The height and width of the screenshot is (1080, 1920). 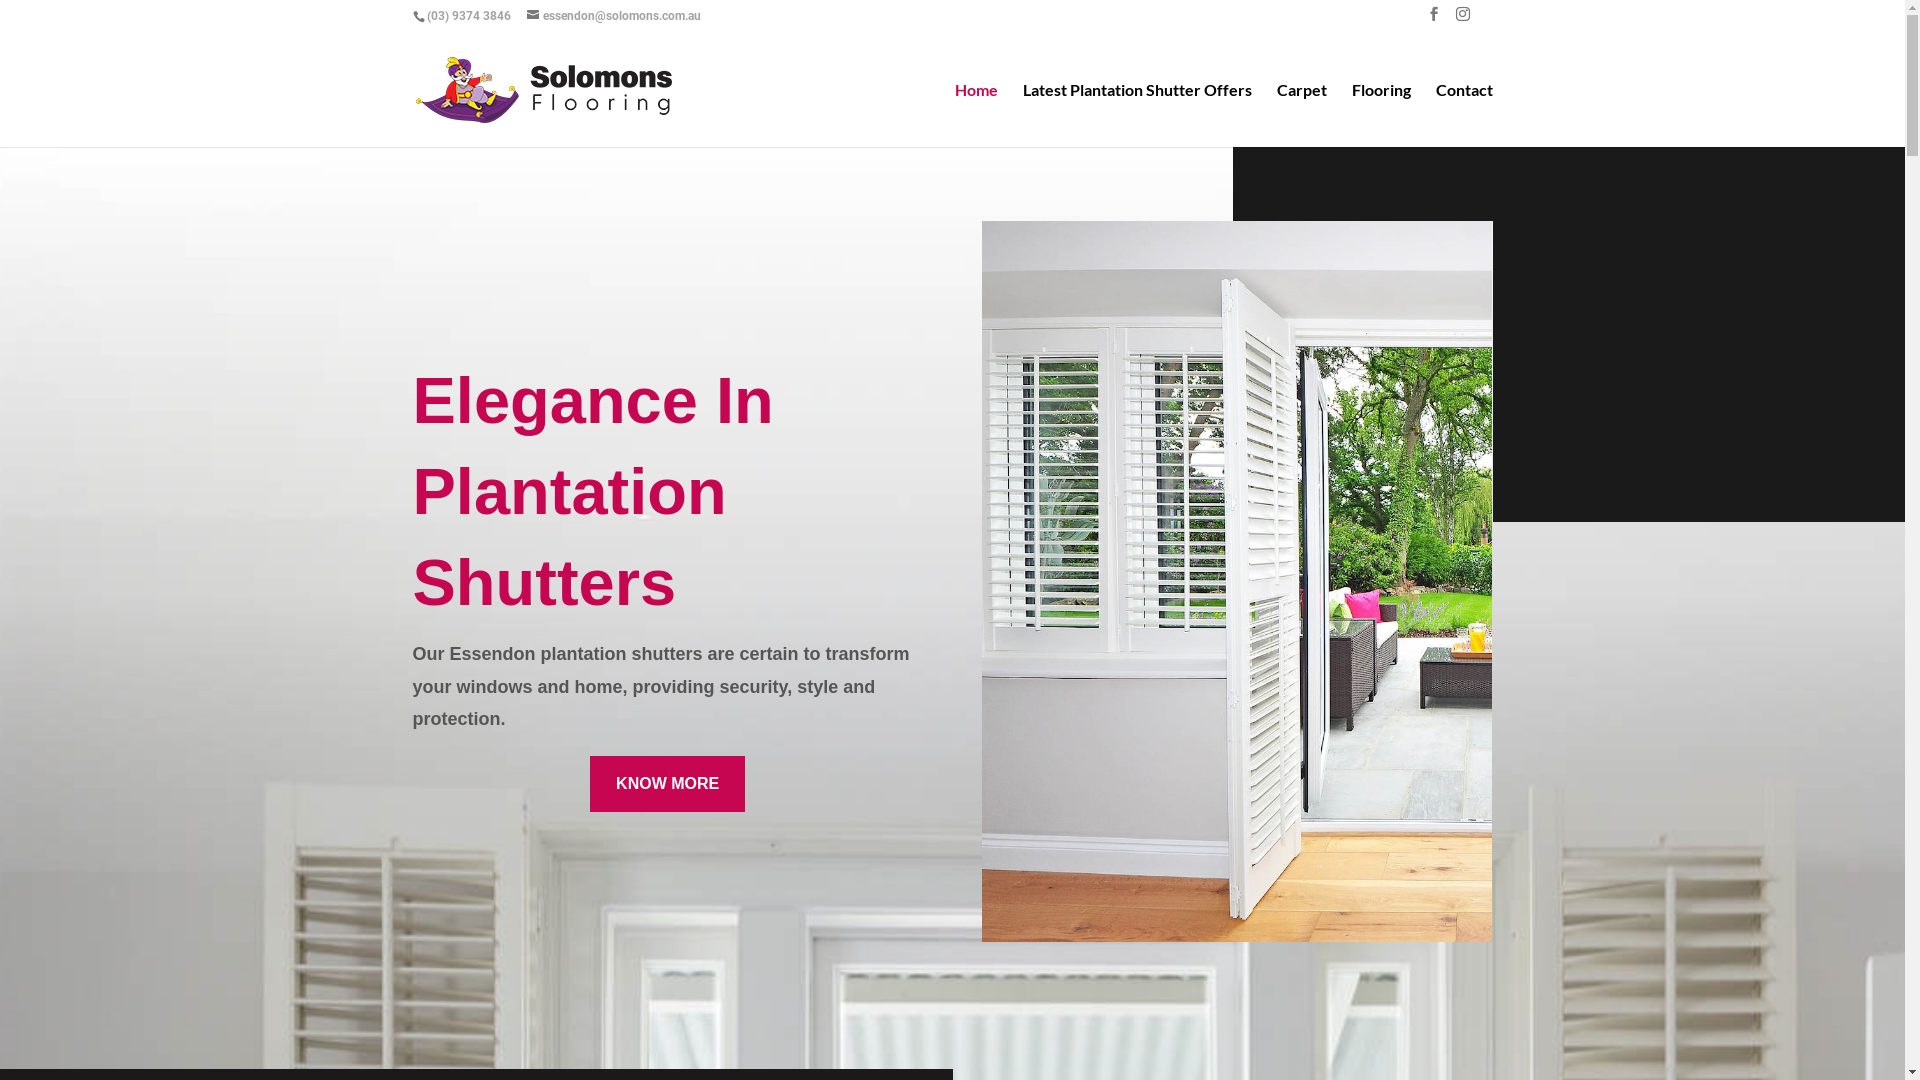 What do you see at coordinates (612, 15) in the screenshot?
I see `'essendon@solomons.com.au'` at bounding box center [612, 15].